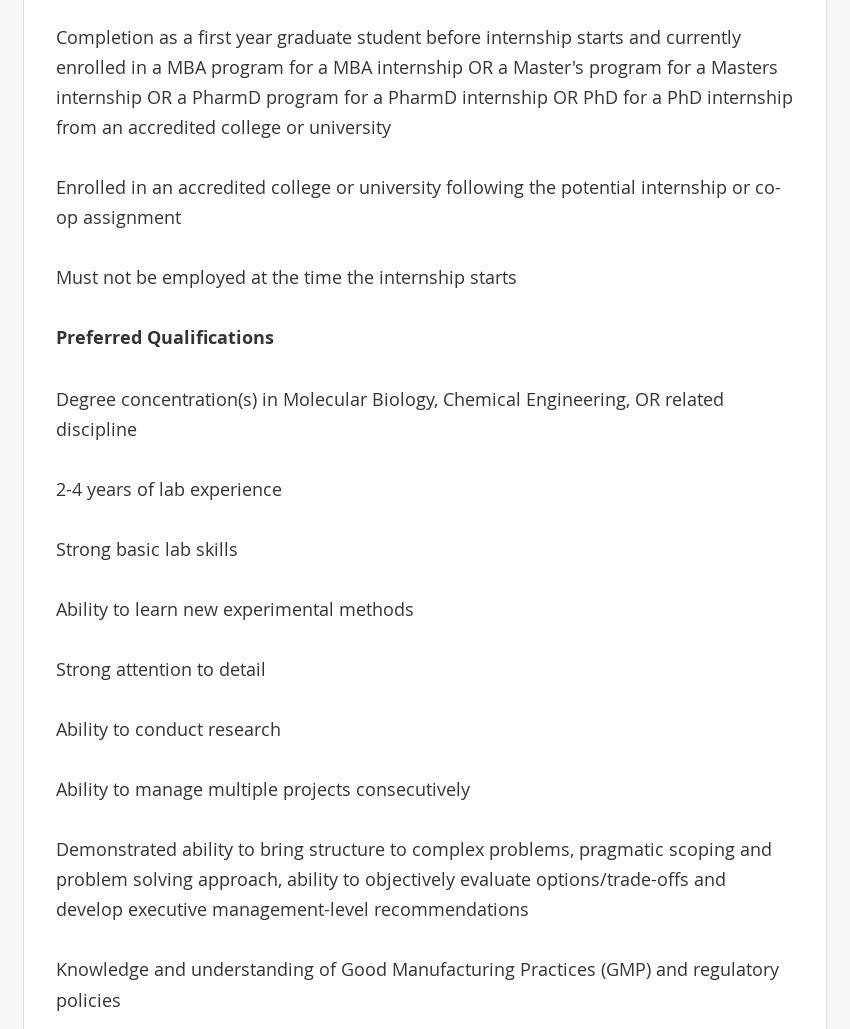  Describe the element at coordinates (234, 608) in the screenshot. I see `'Ability to learn new experimental methods'` at that location.